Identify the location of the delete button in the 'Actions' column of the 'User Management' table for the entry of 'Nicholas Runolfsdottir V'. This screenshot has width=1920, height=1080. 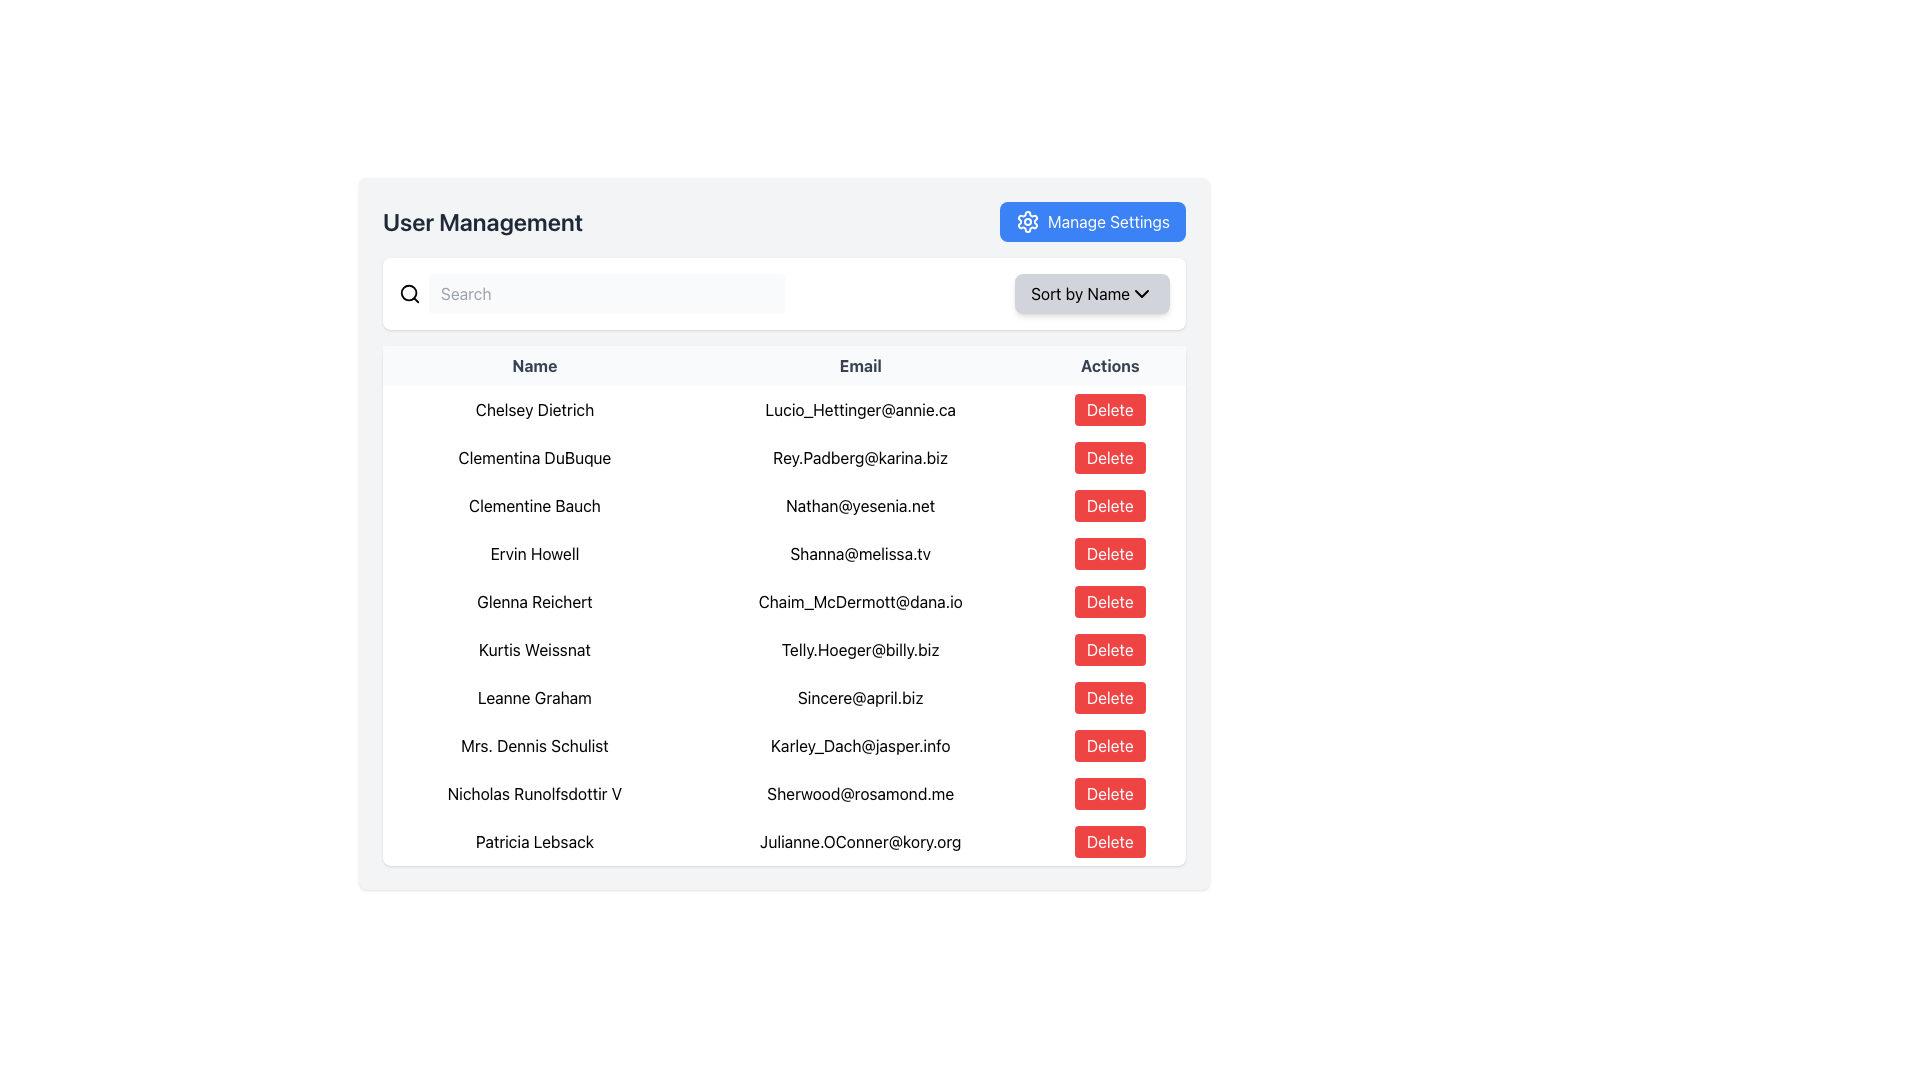
(1109, 793).